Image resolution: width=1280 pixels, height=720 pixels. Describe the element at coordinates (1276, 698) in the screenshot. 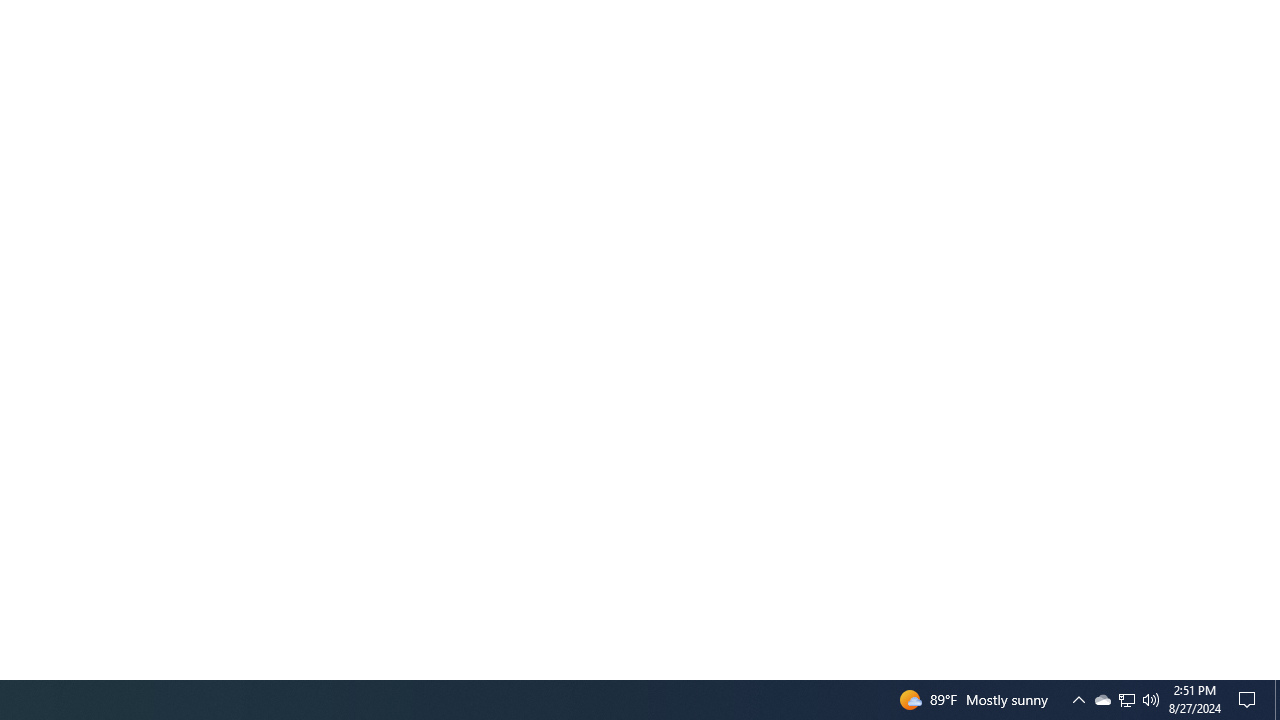

I see `'Action Center, No new notifications'` at that location.